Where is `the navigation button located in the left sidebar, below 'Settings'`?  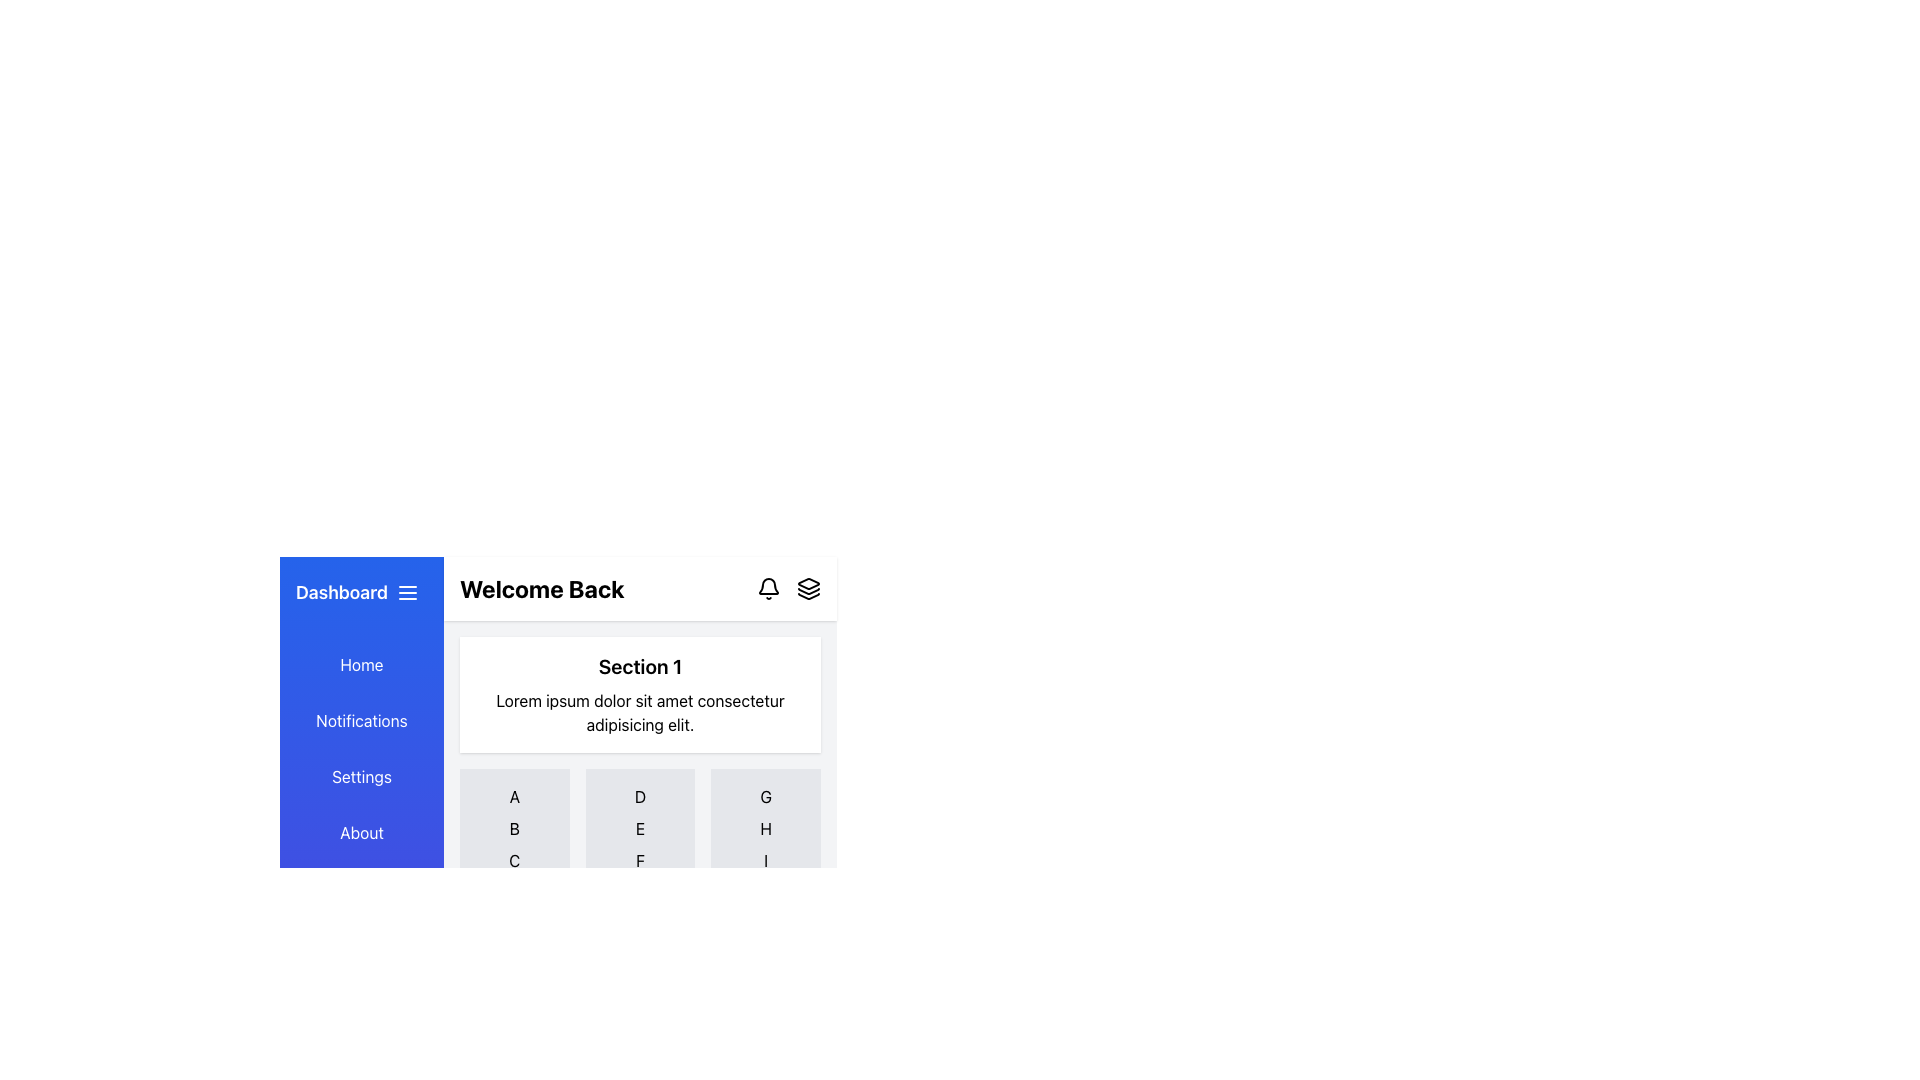
the navigation button located in the left sidebar, below 'Settings' is located at coordinates (361, 833).